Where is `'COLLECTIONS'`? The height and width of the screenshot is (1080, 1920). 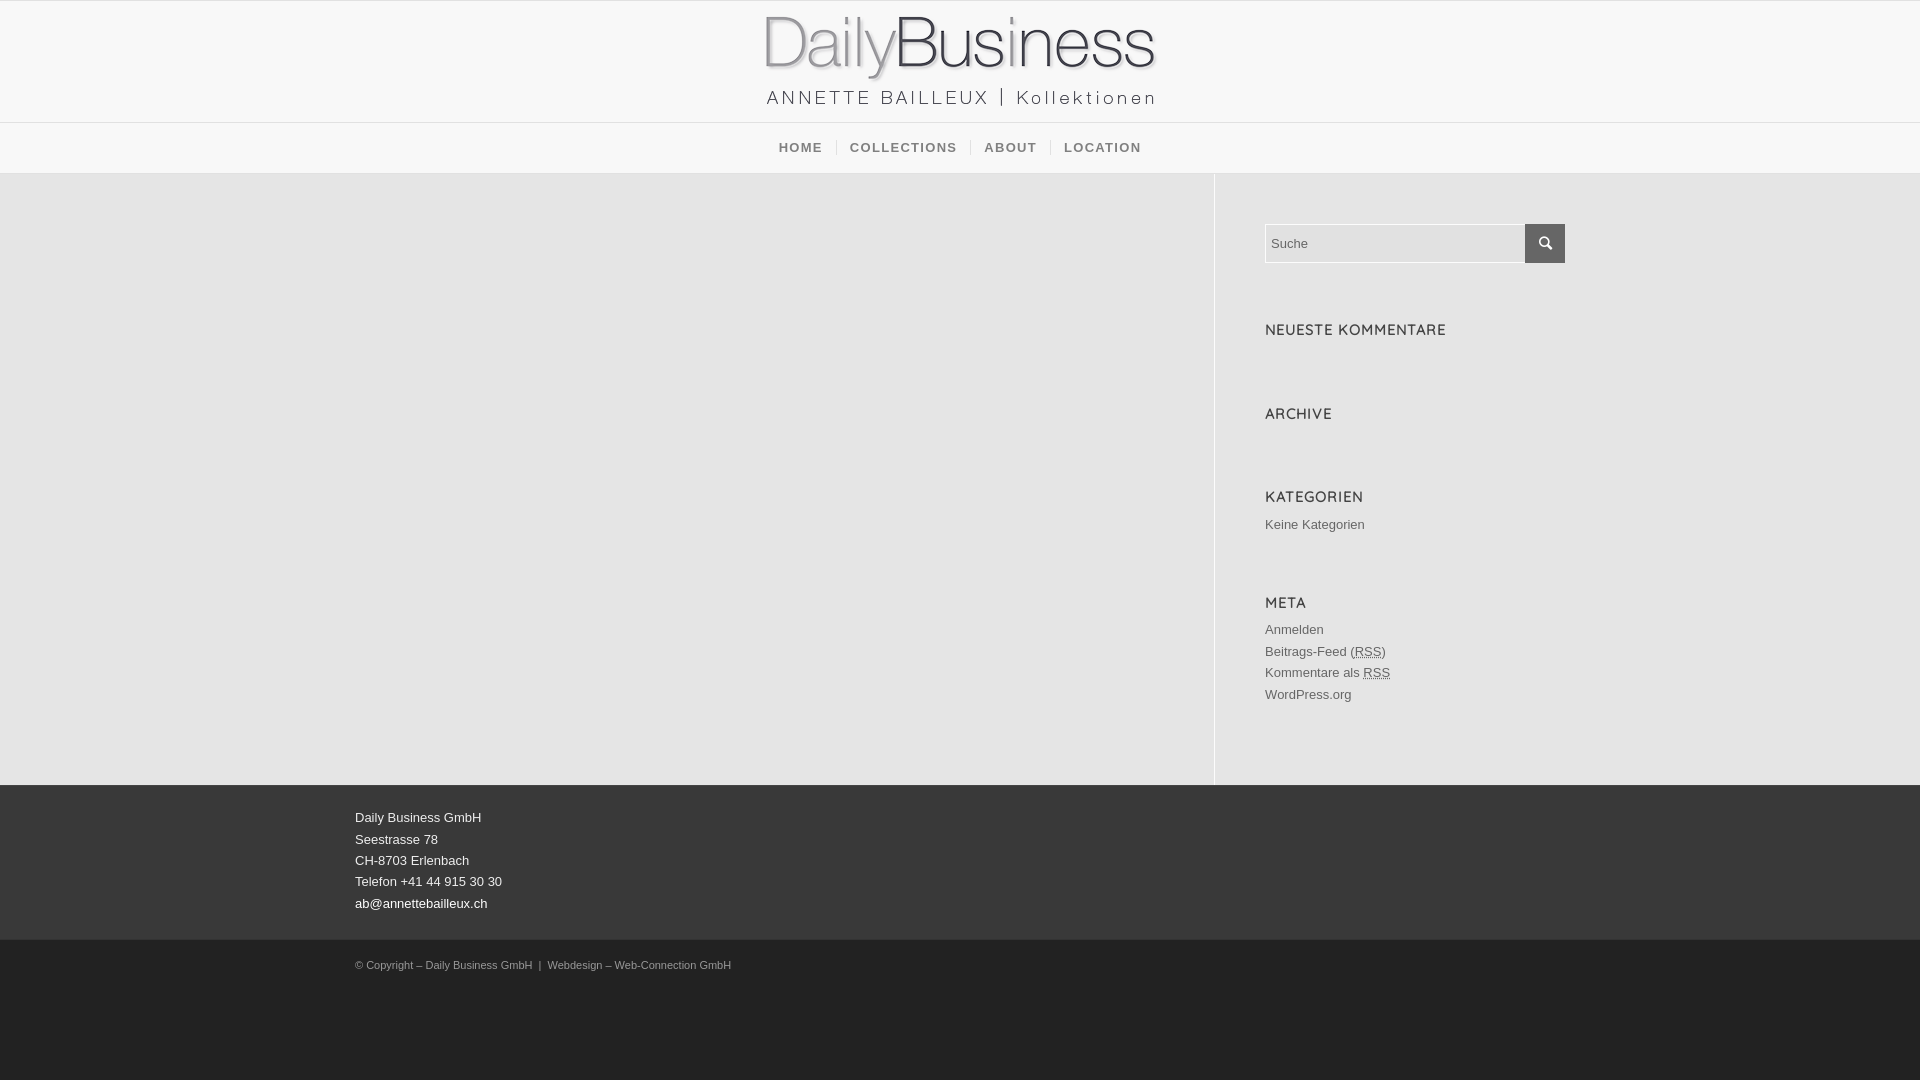 'COLLECTIONS' is located at coordinates (835, 146).